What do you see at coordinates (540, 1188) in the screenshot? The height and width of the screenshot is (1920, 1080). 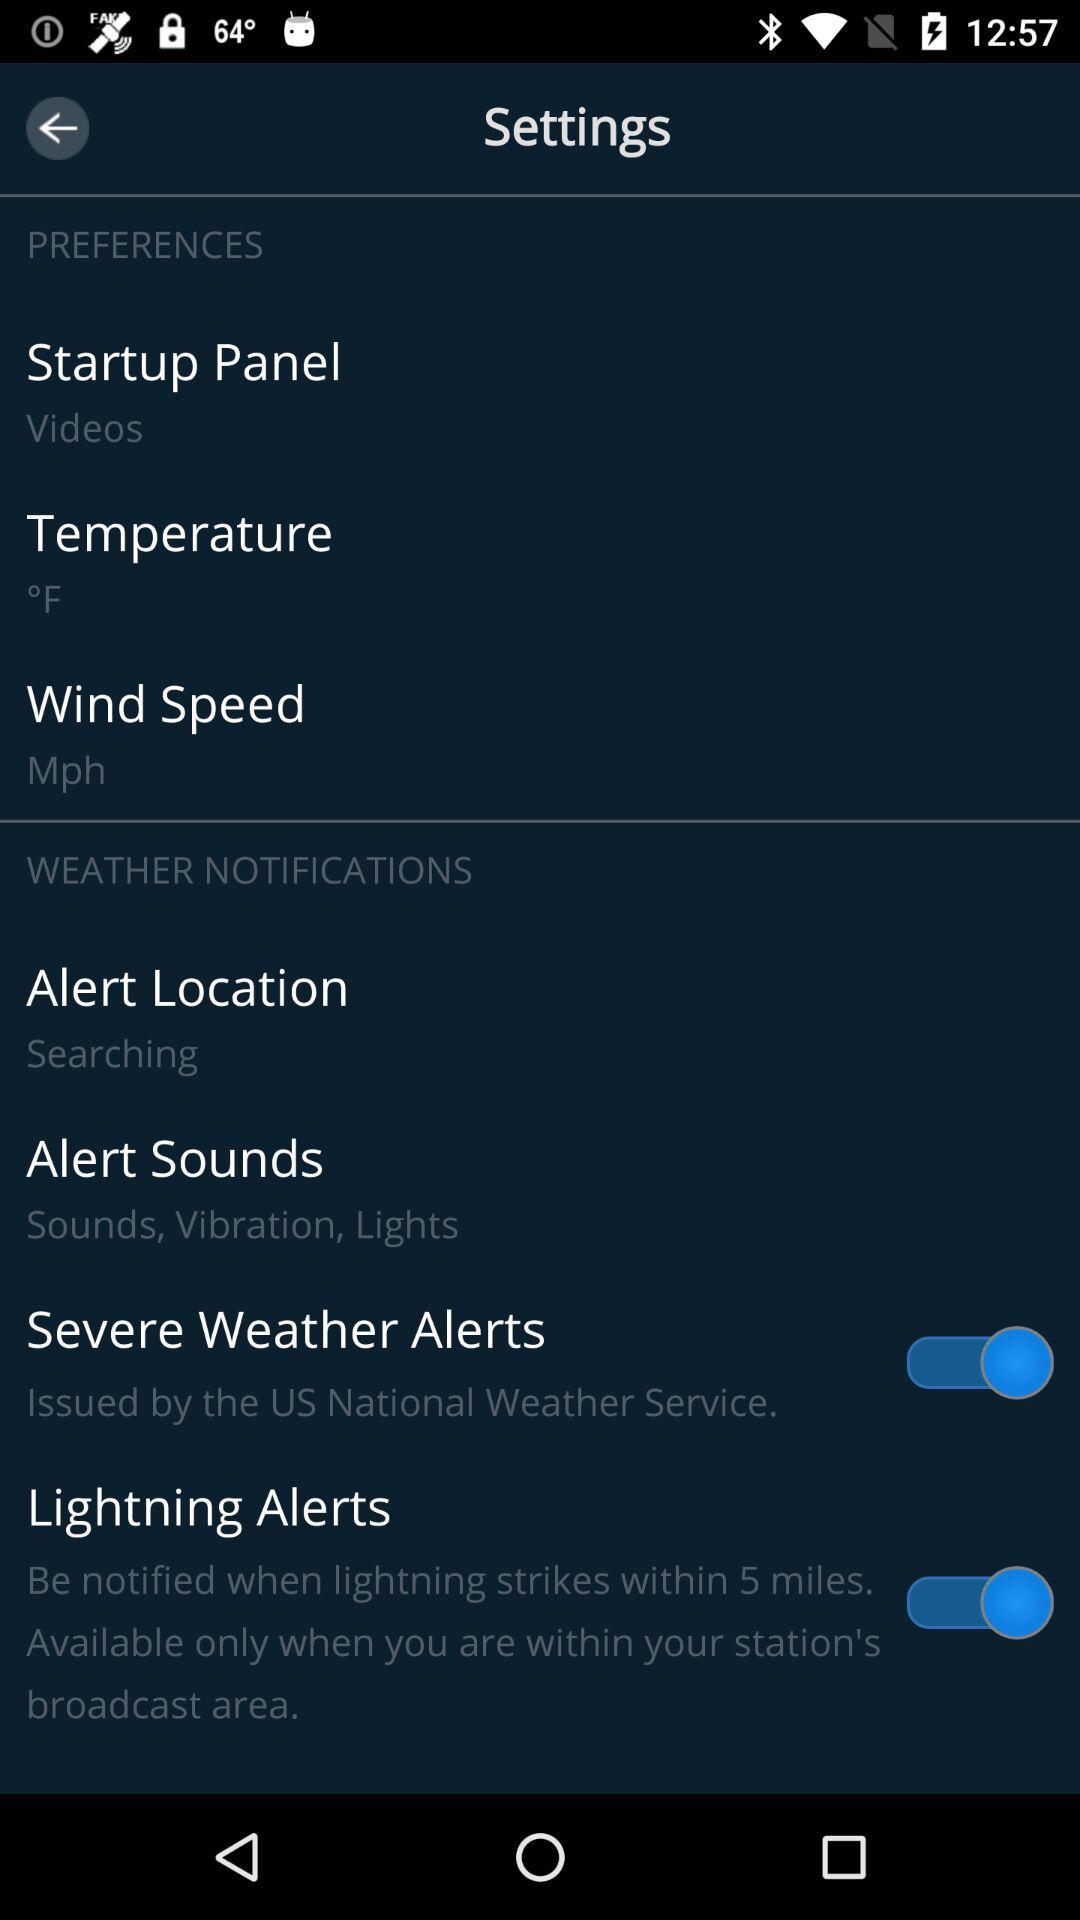 I see `item above severe weather alerts item` at bounding box center [540, 1188].